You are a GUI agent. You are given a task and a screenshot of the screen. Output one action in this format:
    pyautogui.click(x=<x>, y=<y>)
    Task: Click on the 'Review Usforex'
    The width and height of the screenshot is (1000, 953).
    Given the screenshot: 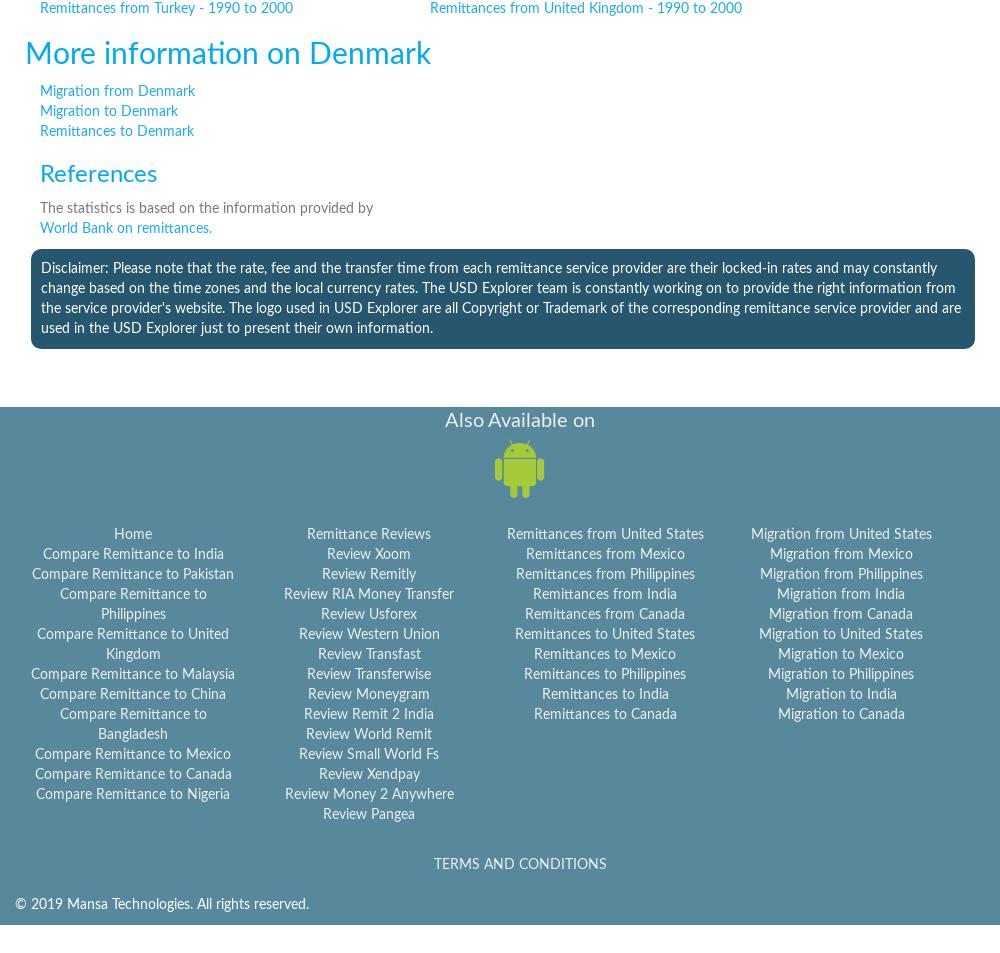 What is the action you would take?
    pyautogui.click(x=368, y=614)
    